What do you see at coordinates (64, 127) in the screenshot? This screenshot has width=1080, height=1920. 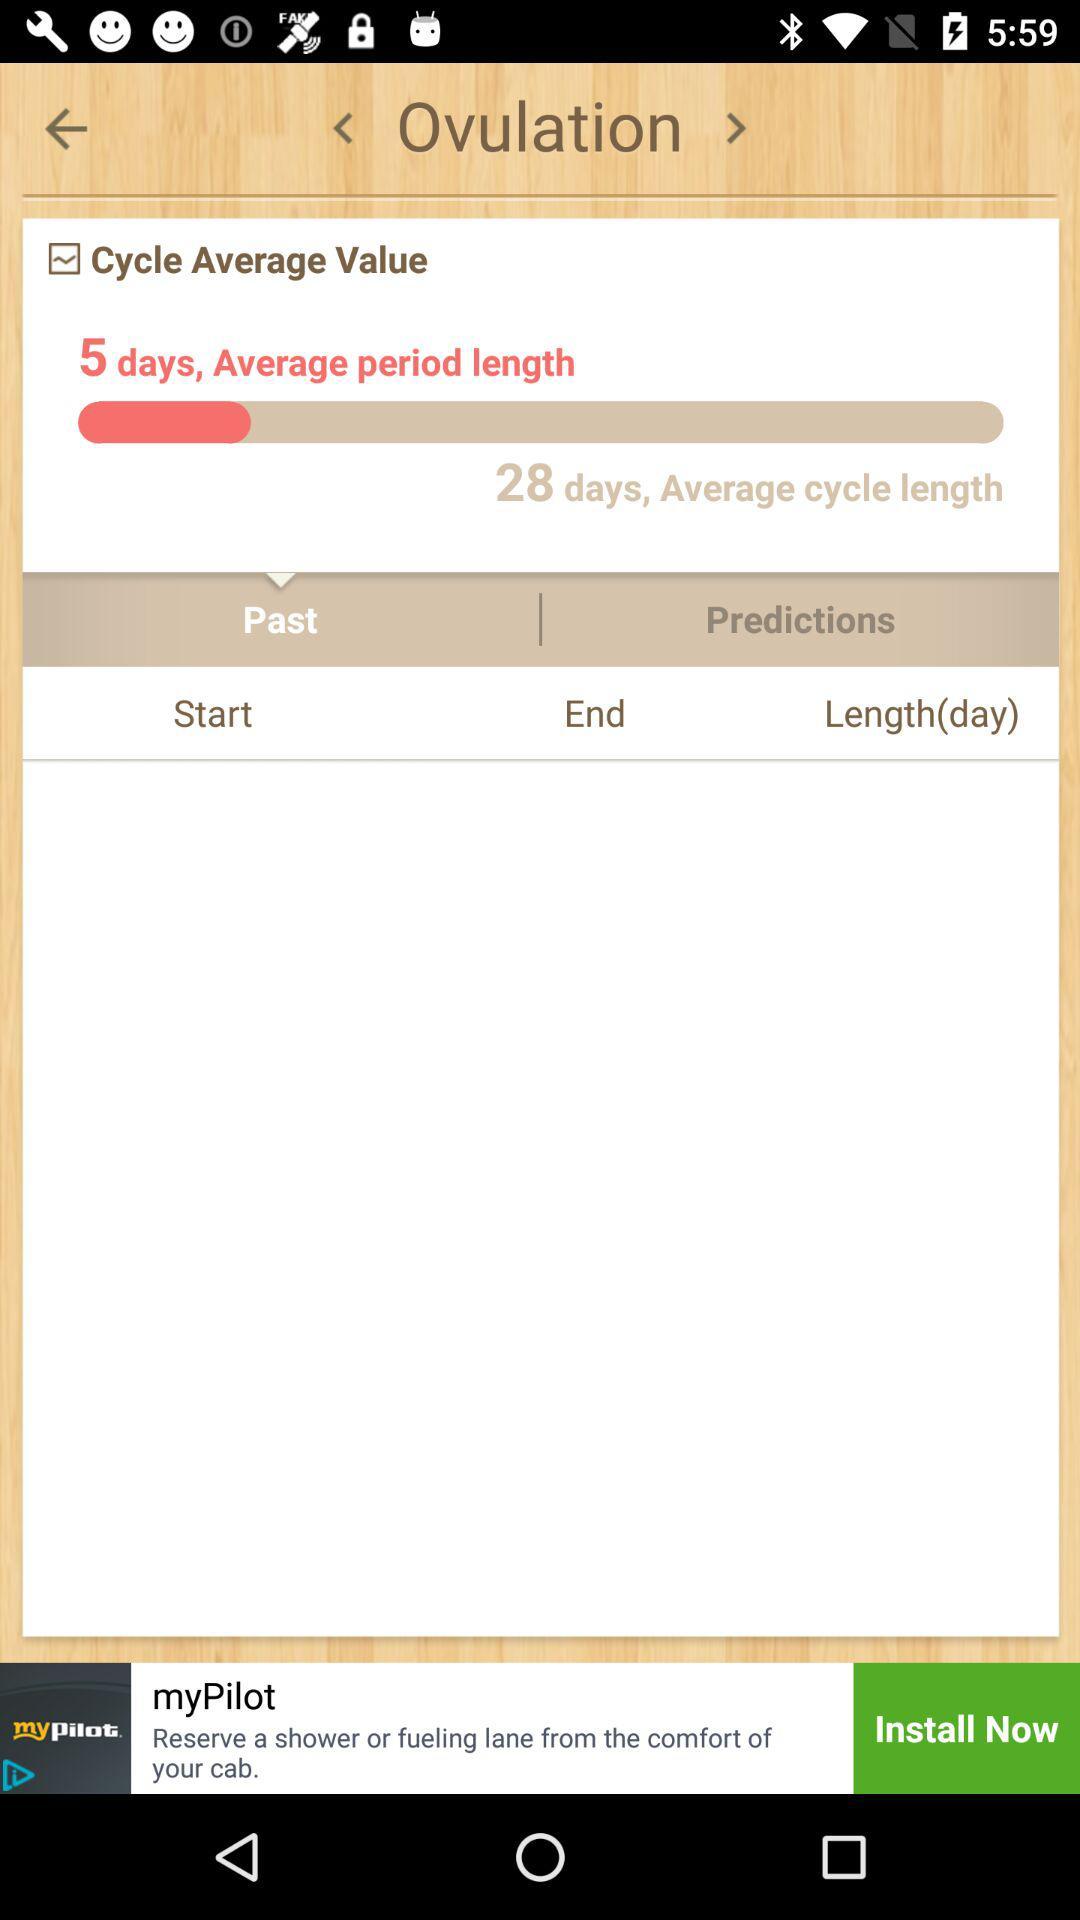 I see `the arrow_backward icon` at bounding box center [64, 127].